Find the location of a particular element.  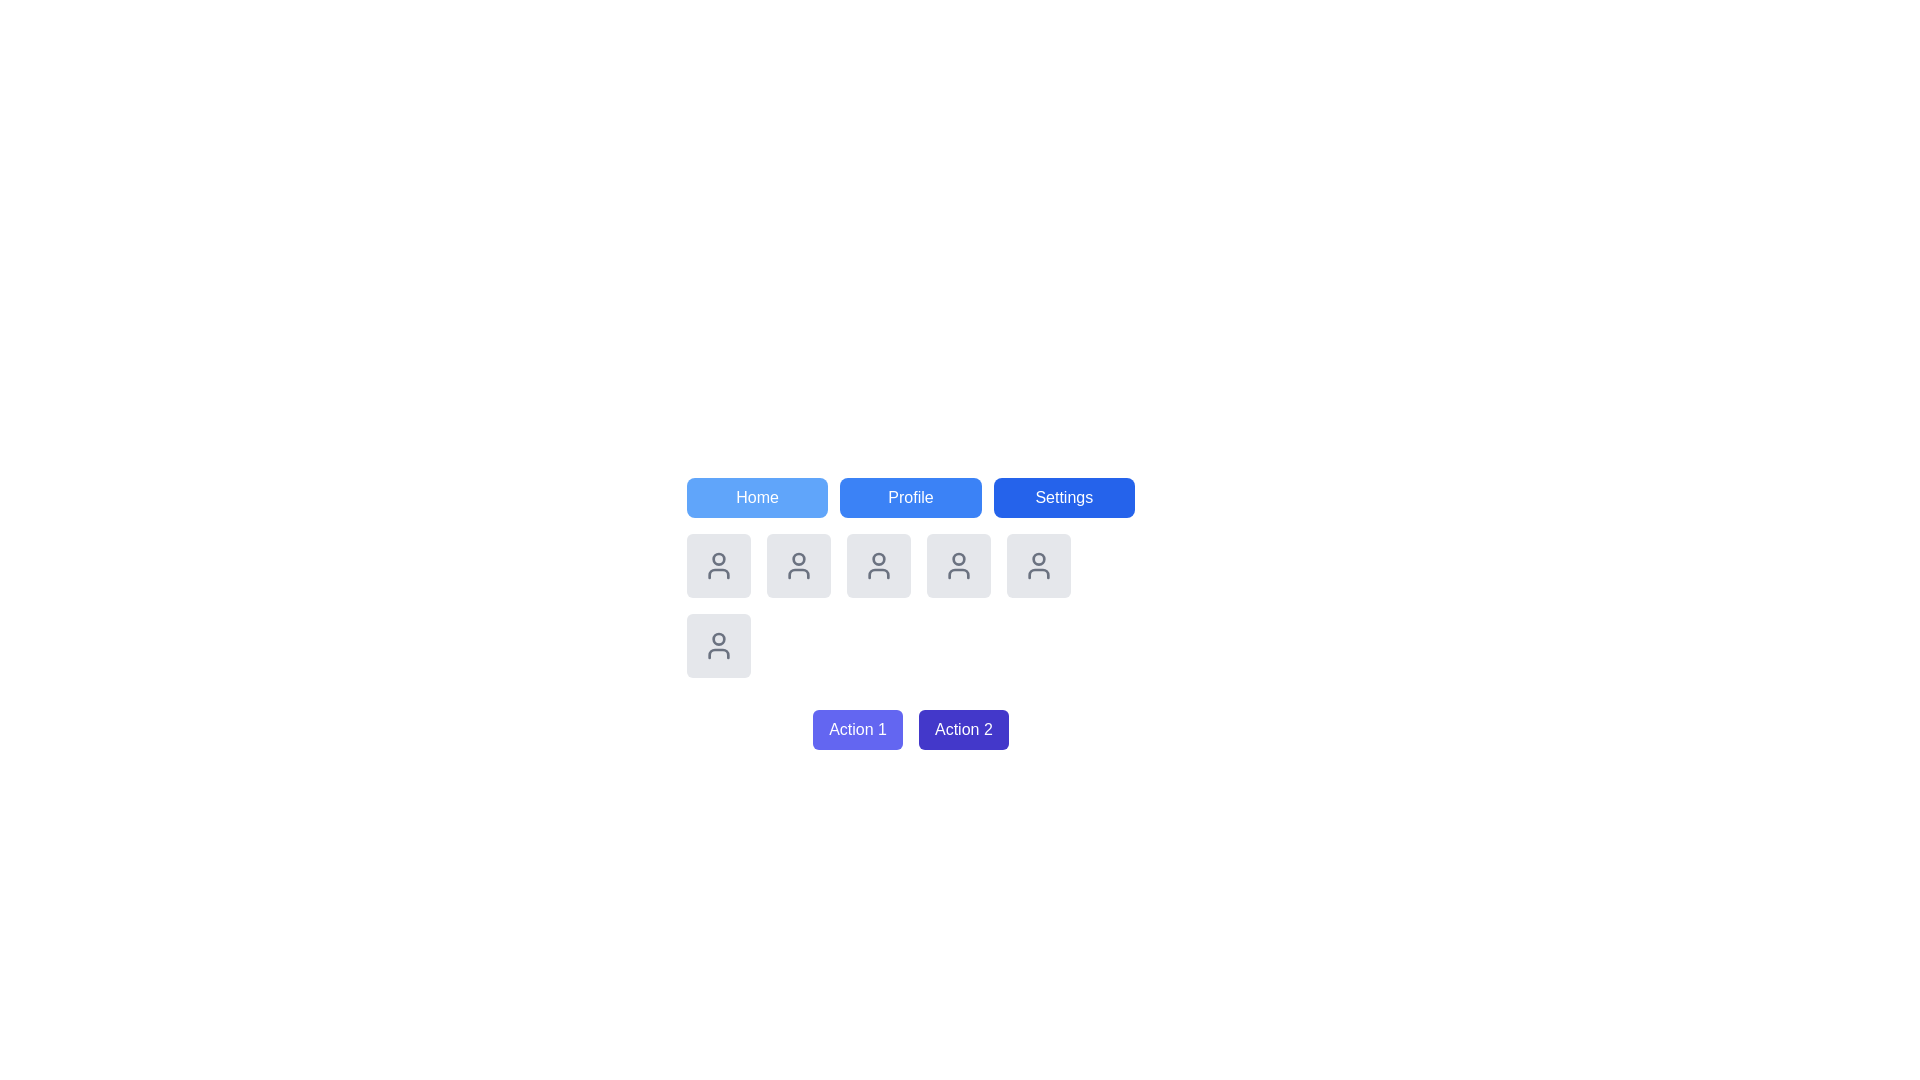

the user profile icon, which is represented by a small circular shape within the SVG graphic, located as the third icon in a horizontal set under the navigation bar is located at coordinates (797, 559).